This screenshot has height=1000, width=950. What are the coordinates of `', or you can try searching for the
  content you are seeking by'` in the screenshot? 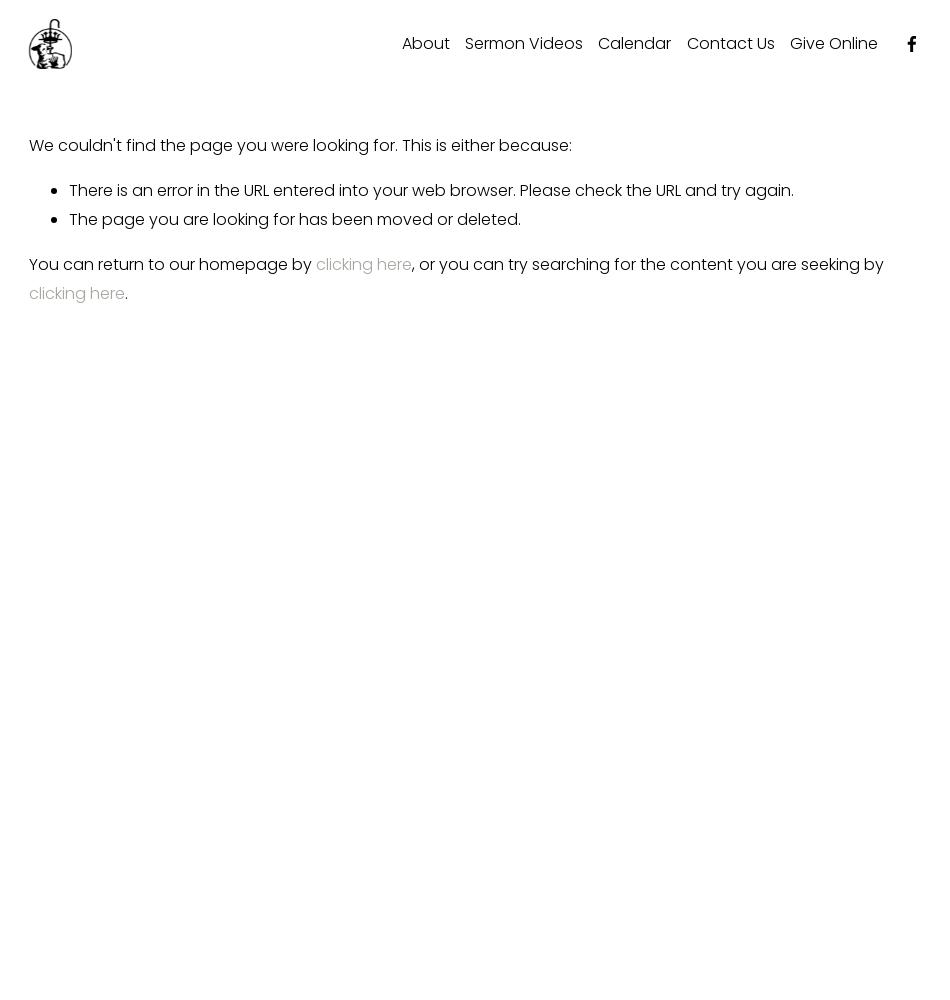 It's located at (409, 263).